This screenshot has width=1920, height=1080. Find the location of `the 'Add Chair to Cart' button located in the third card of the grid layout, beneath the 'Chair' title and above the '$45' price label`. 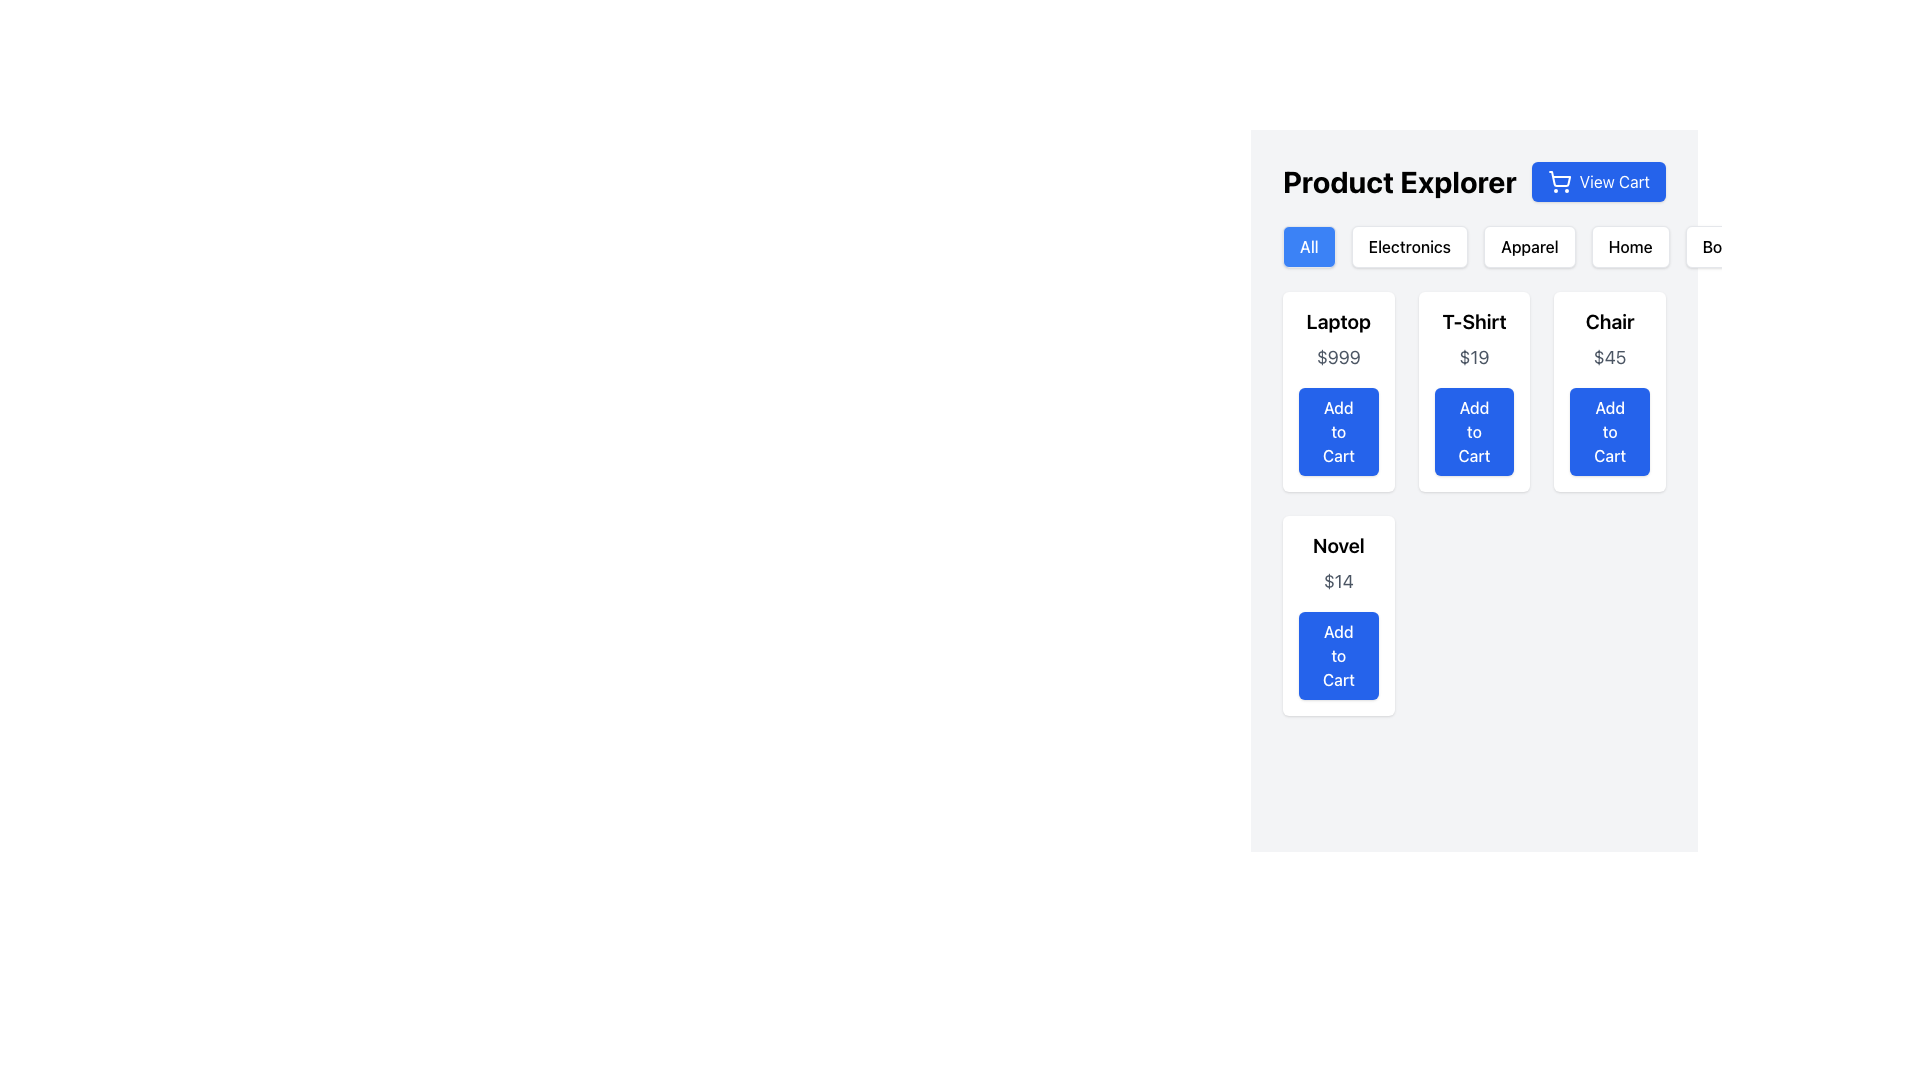

the 'Add Chair to Cart' button located in the third card of the grid layout, beneath the 'Chair' title and above the '$45' price label is located at coordinates (1610, 392).